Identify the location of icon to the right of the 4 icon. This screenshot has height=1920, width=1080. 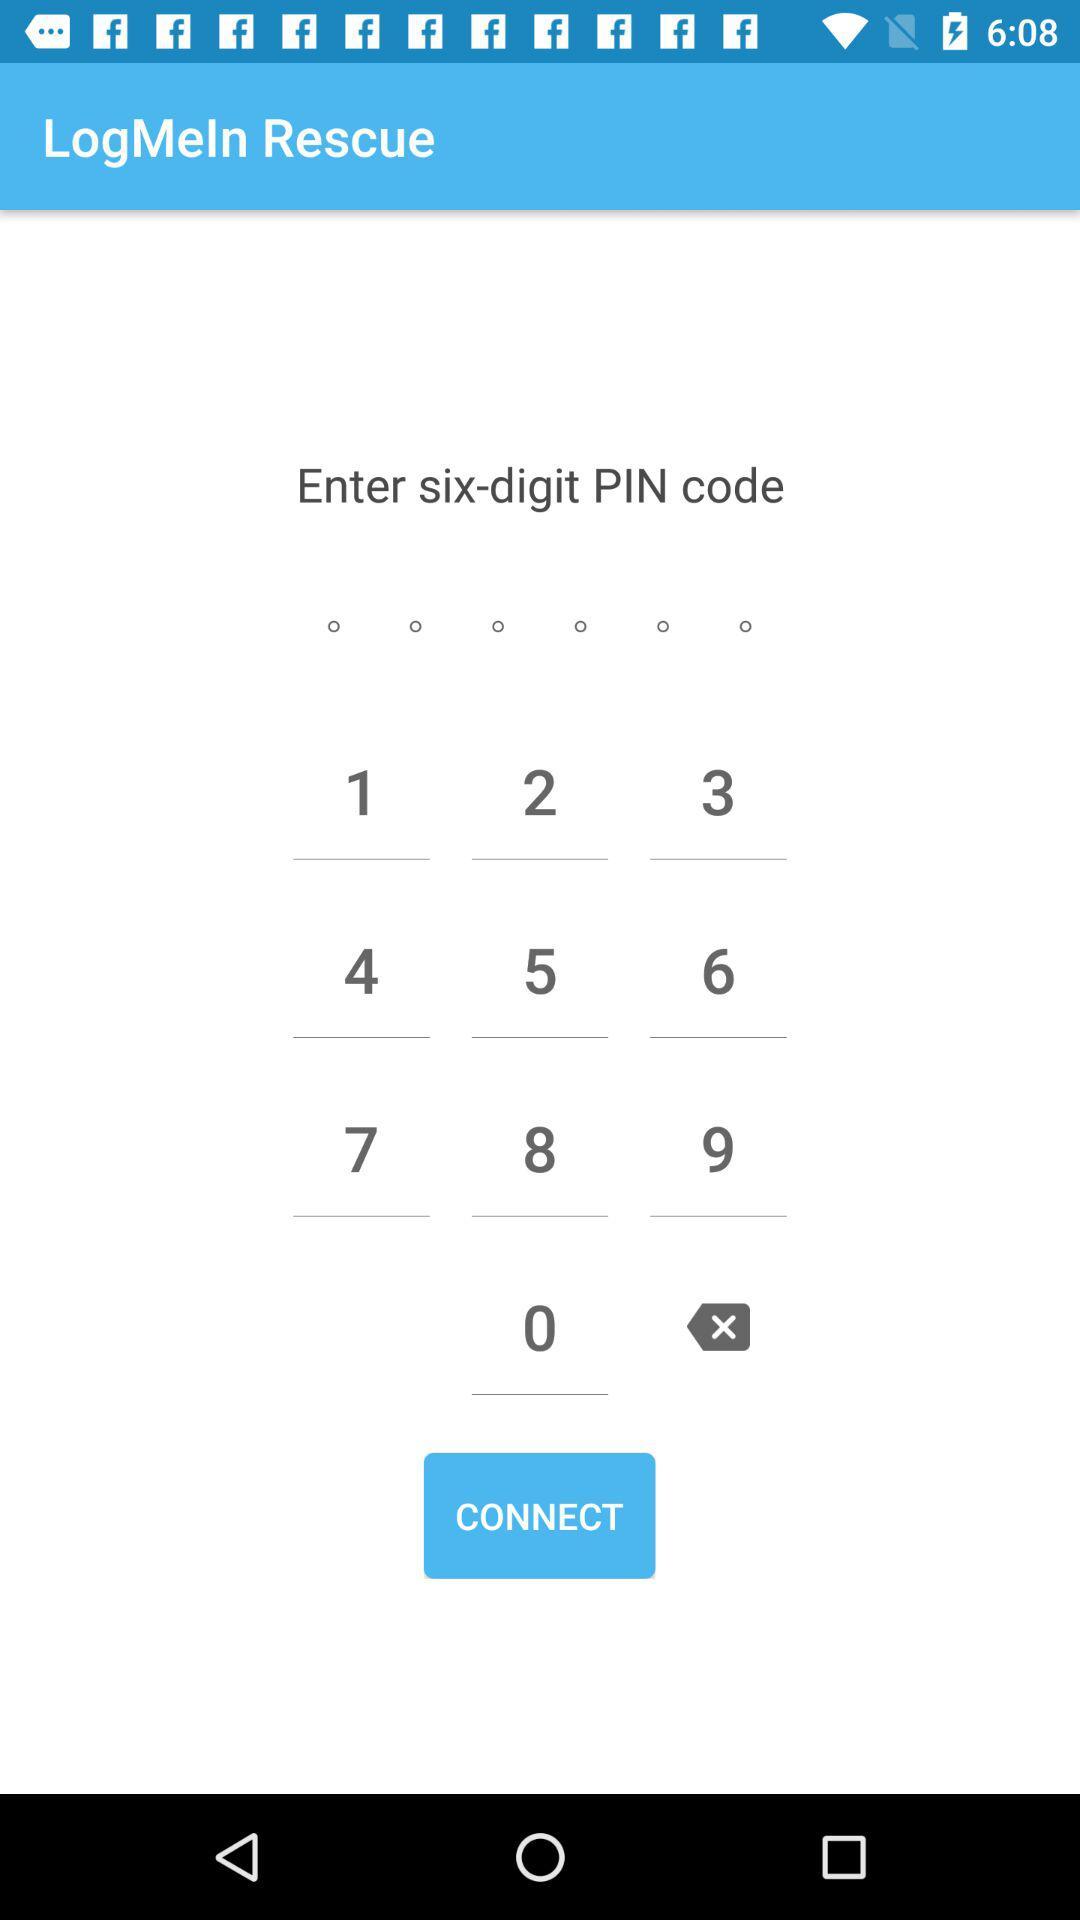
(540, 969).